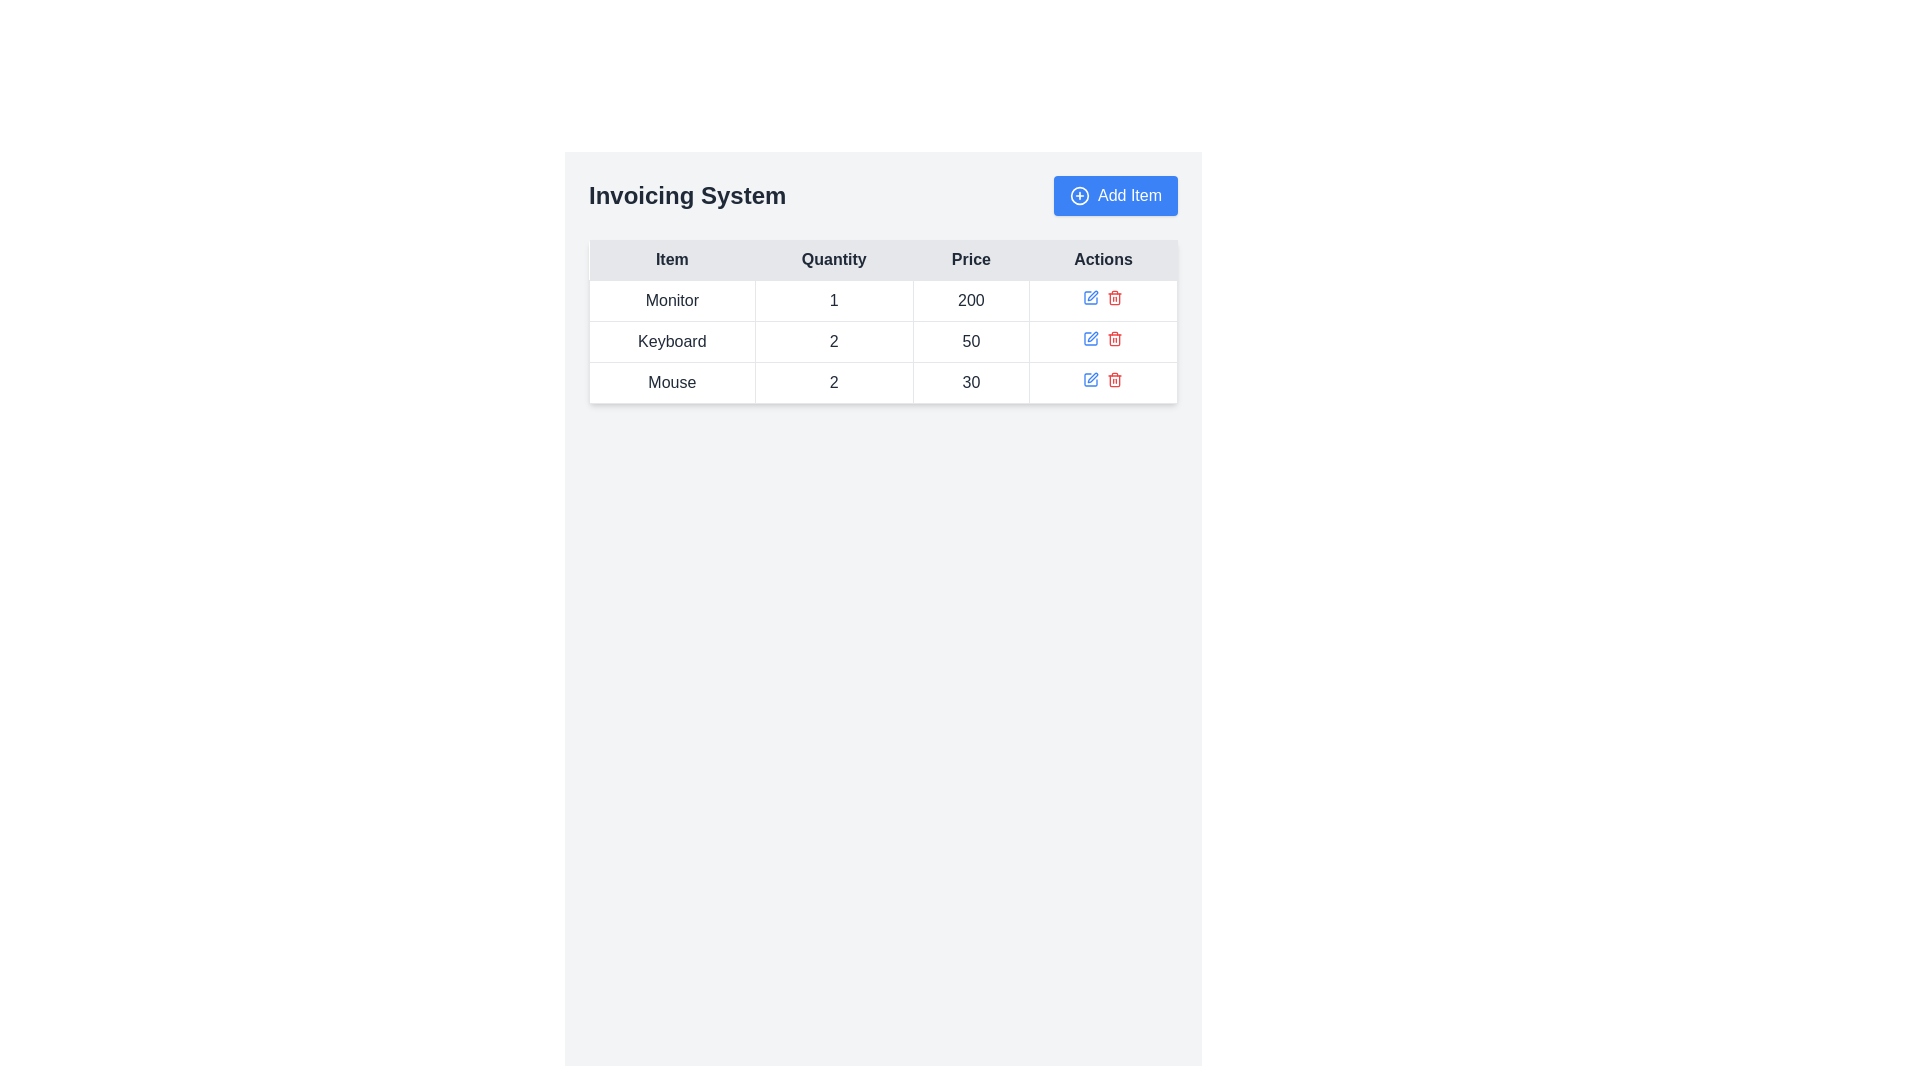 This screenshot has width=1920, height=1080. Describe the element at coordinates (672, 300) in the screenshot. I see `the first table cell in the 'Item' column of the Invoicing System to potentially reveal additional information` at that location.